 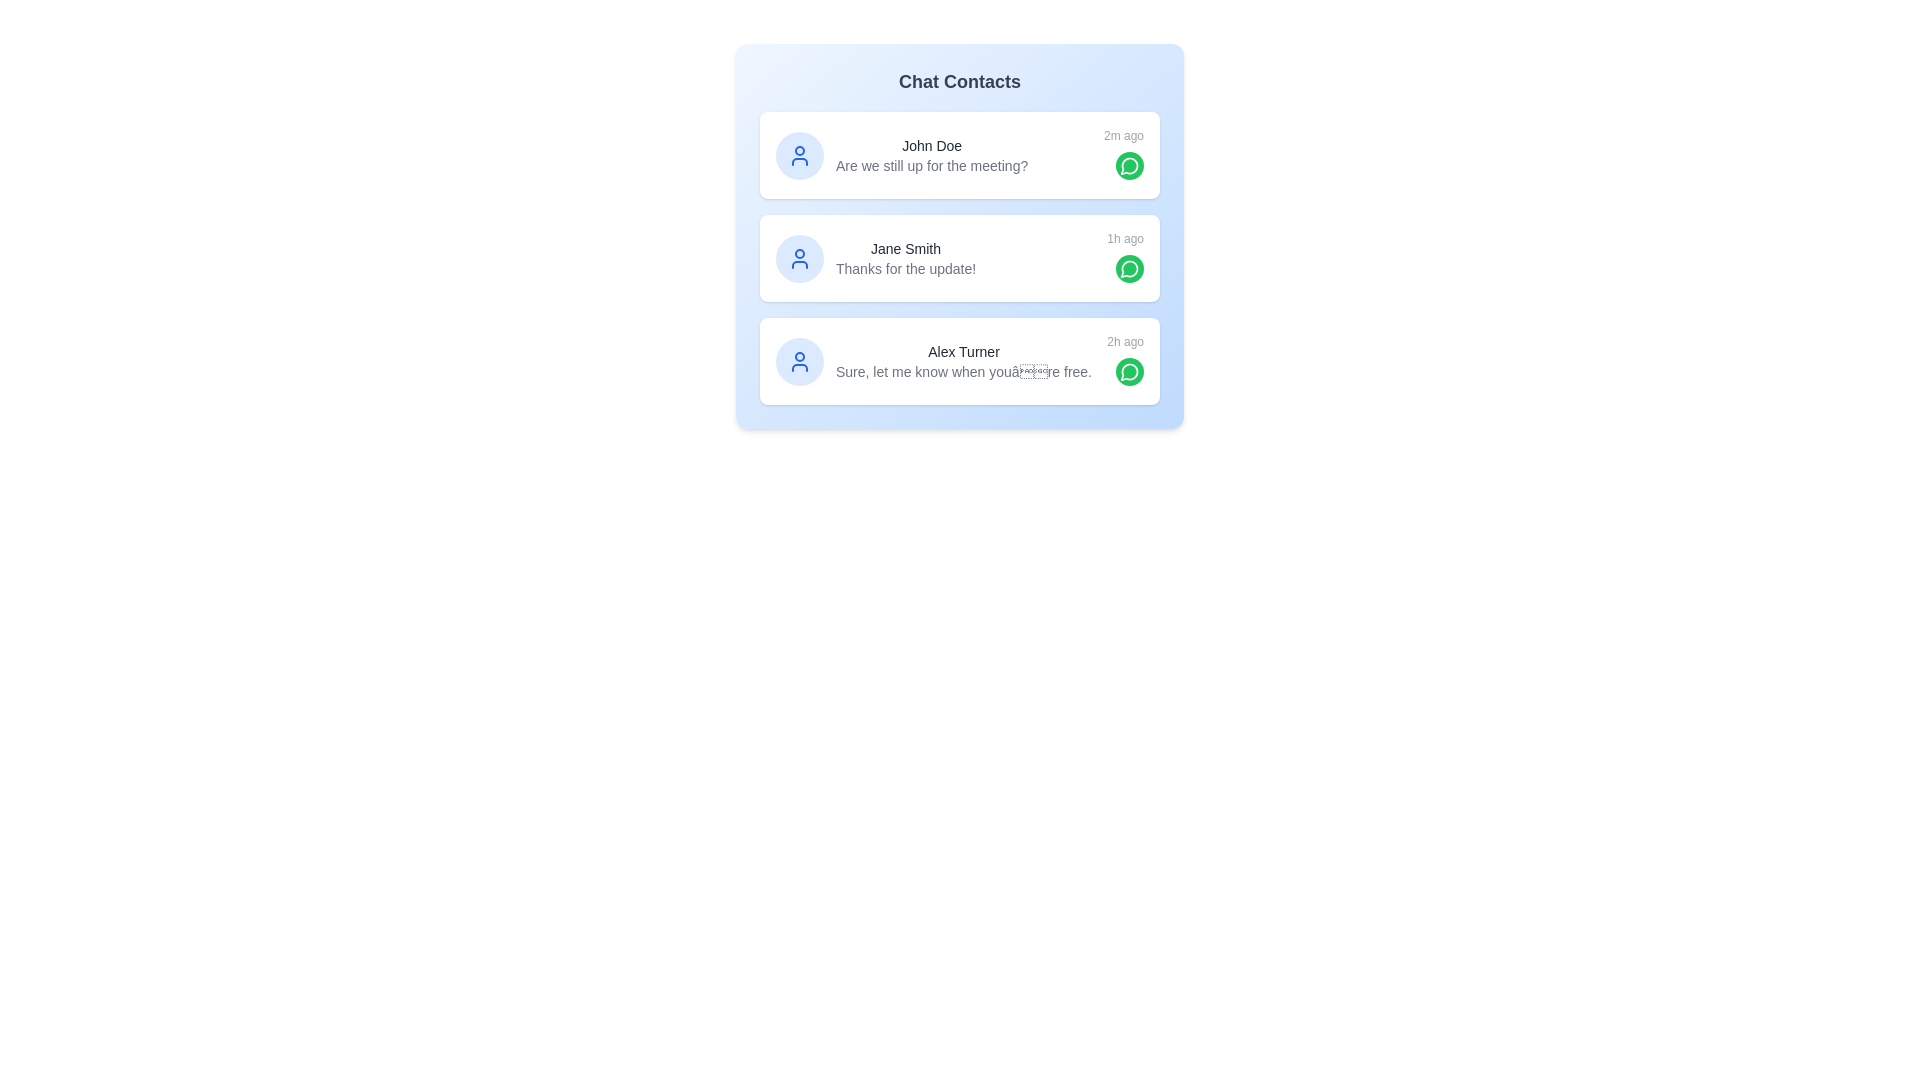 What do you see at coordinates (1129, 268) in the screenshot?
I see `the chat button for Jane Smith to open their chat interface` at bounding box center [1129, 268].